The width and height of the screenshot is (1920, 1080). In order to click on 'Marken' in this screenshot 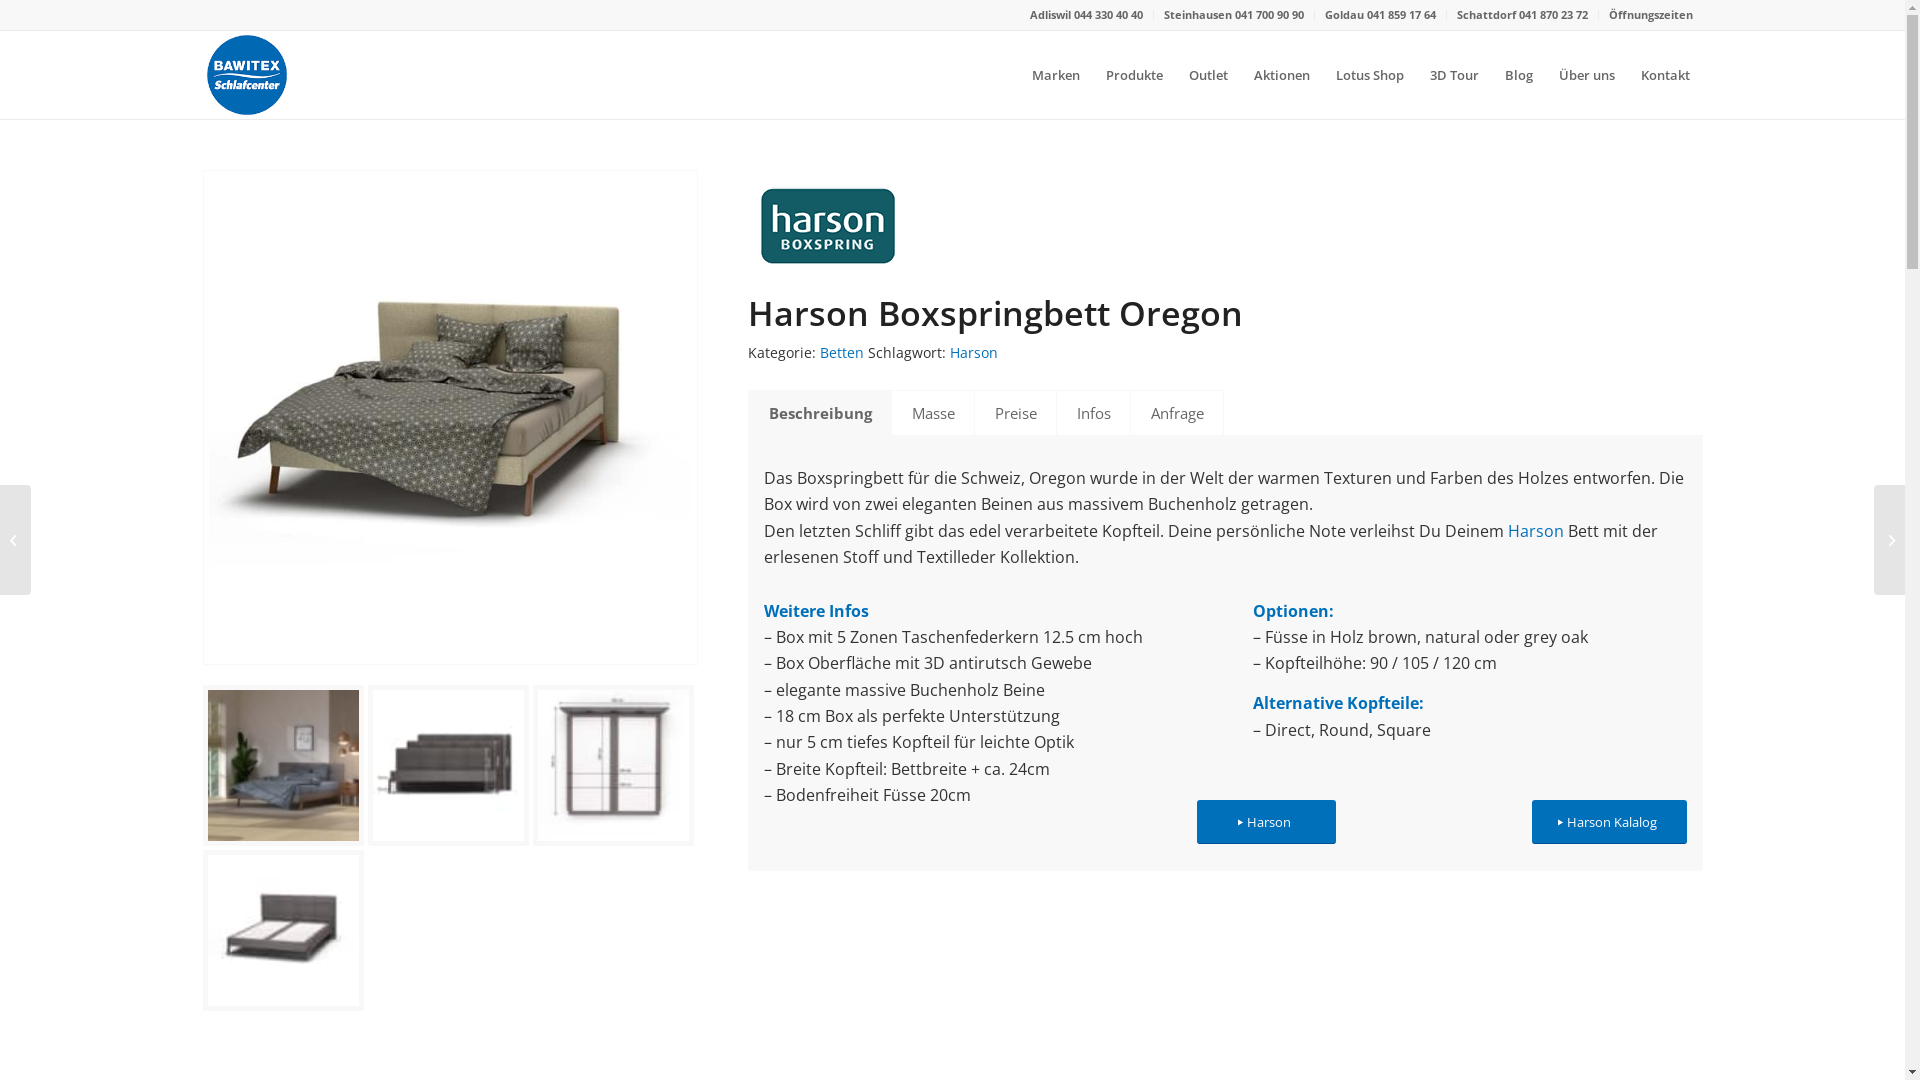, I will do `click(1054, 73)`.